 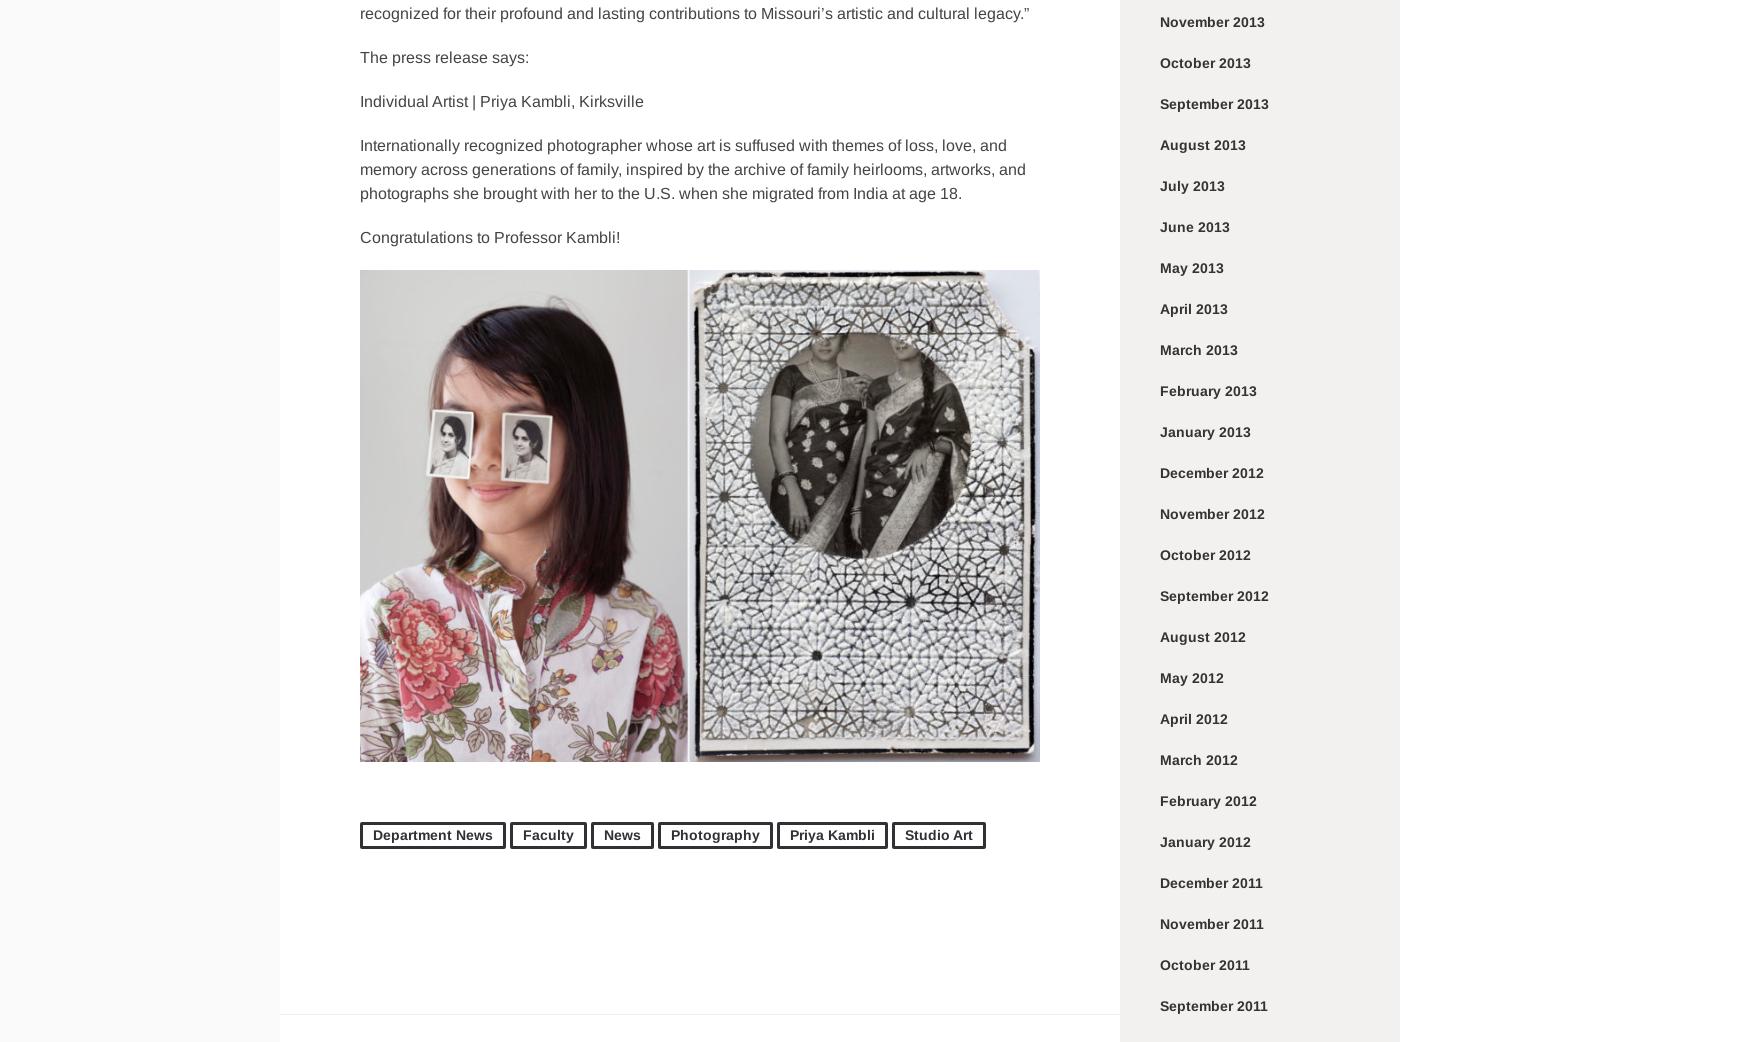 I want to click on 'June 2013', so click(x=1195, y=226).